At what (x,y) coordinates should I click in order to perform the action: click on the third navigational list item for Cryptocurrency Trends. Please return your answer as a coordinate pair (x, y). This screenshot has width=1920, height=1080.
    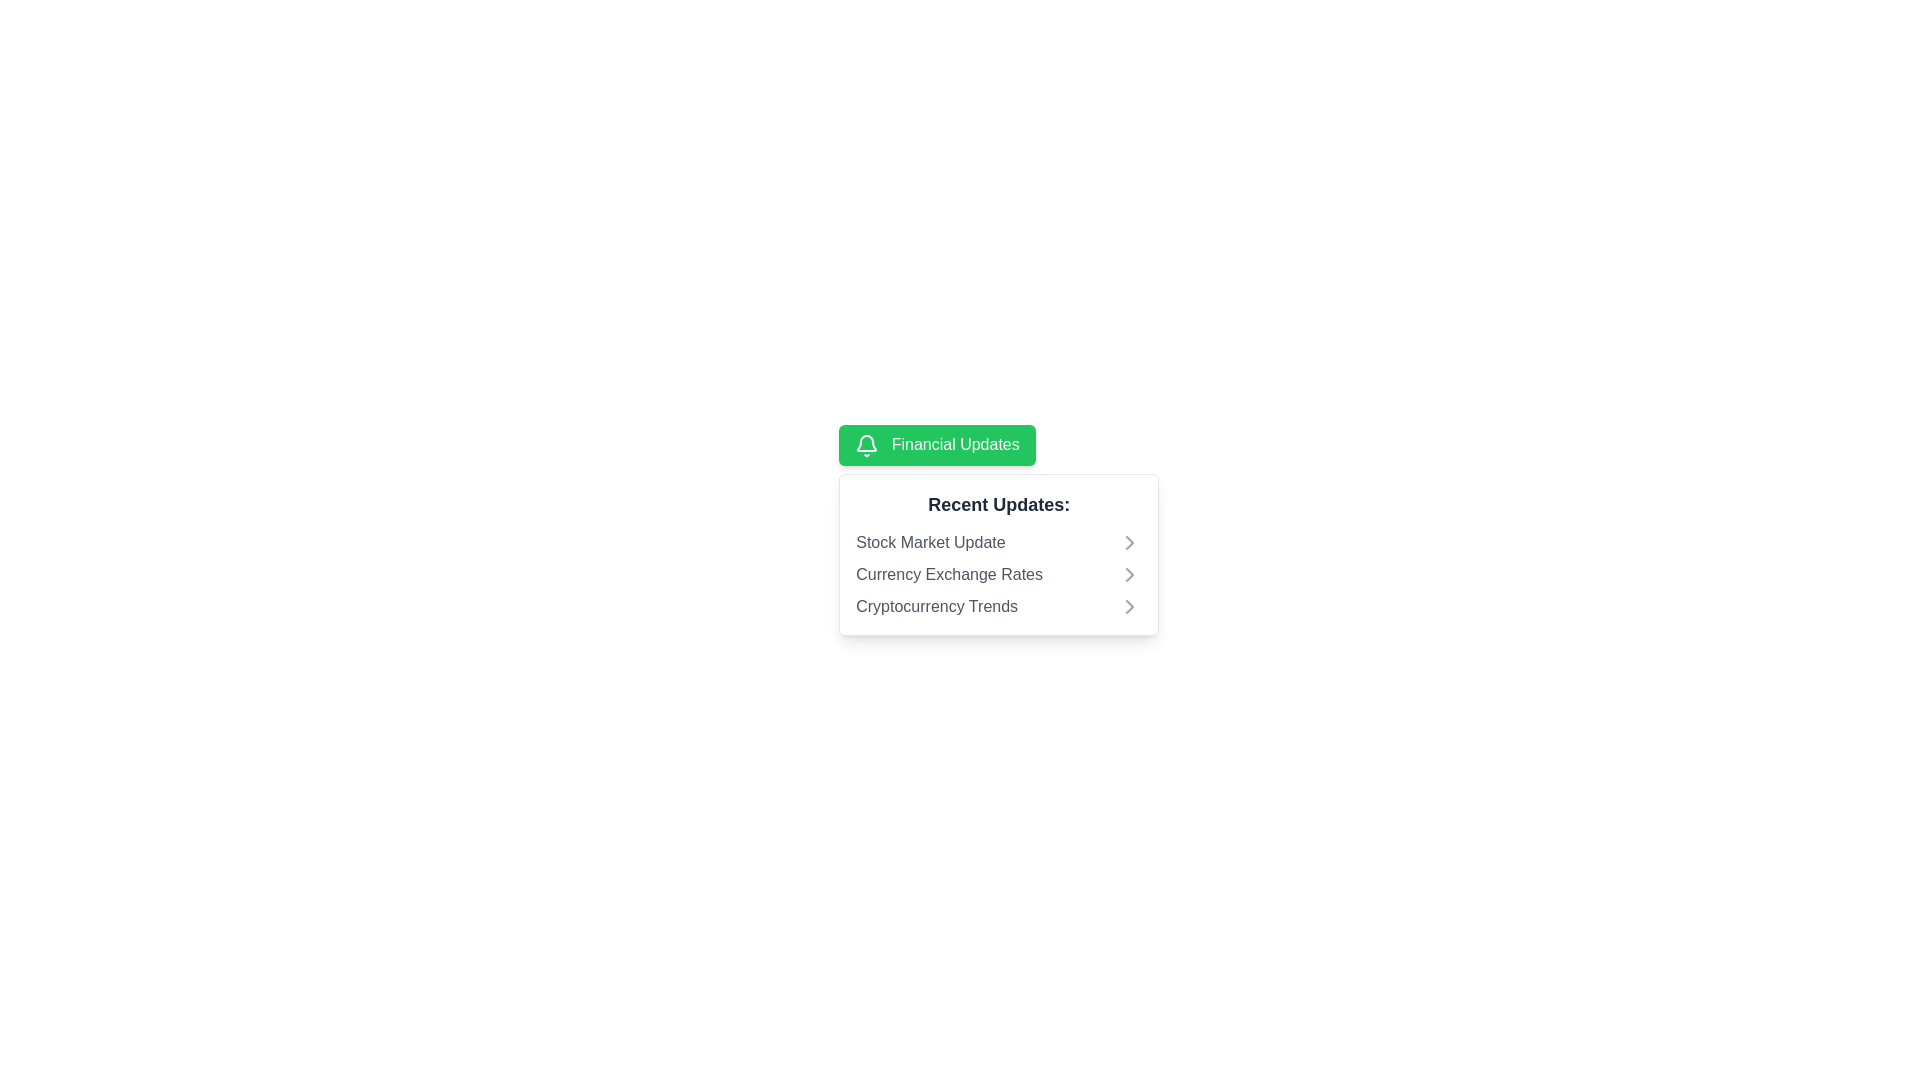
    Looking at the image, I should click on (999, 605).